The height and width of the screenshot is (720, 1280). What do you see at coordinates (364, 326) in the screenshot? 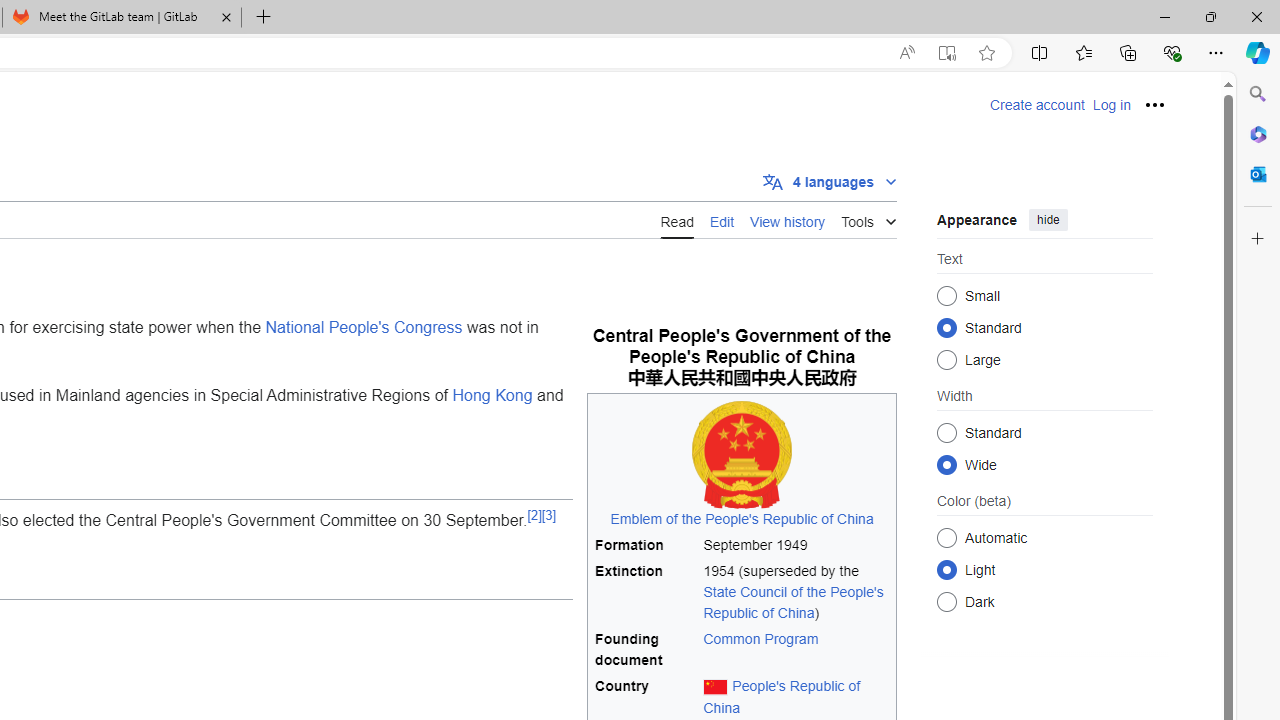
I see `'National People'` at bounding box center [364, 326].